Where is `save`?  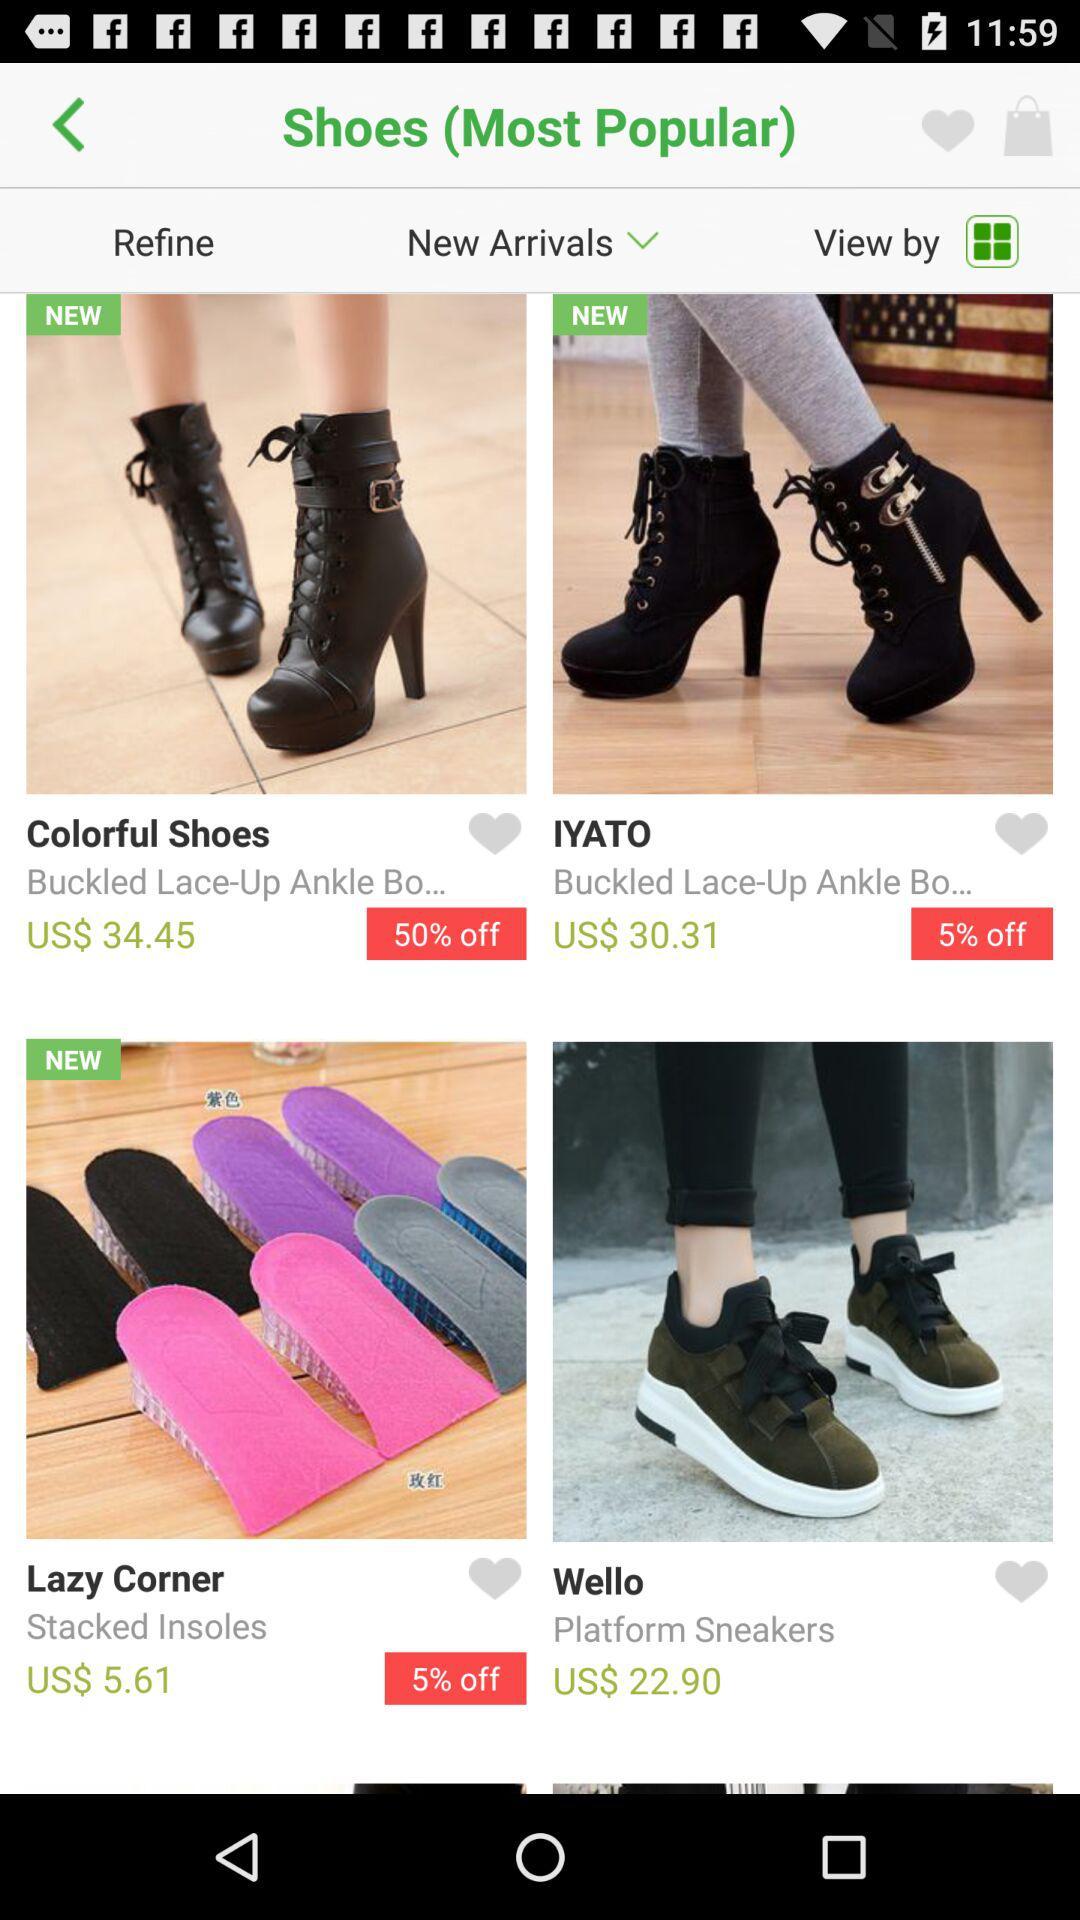 save is located at coordinates (1017, 1605).